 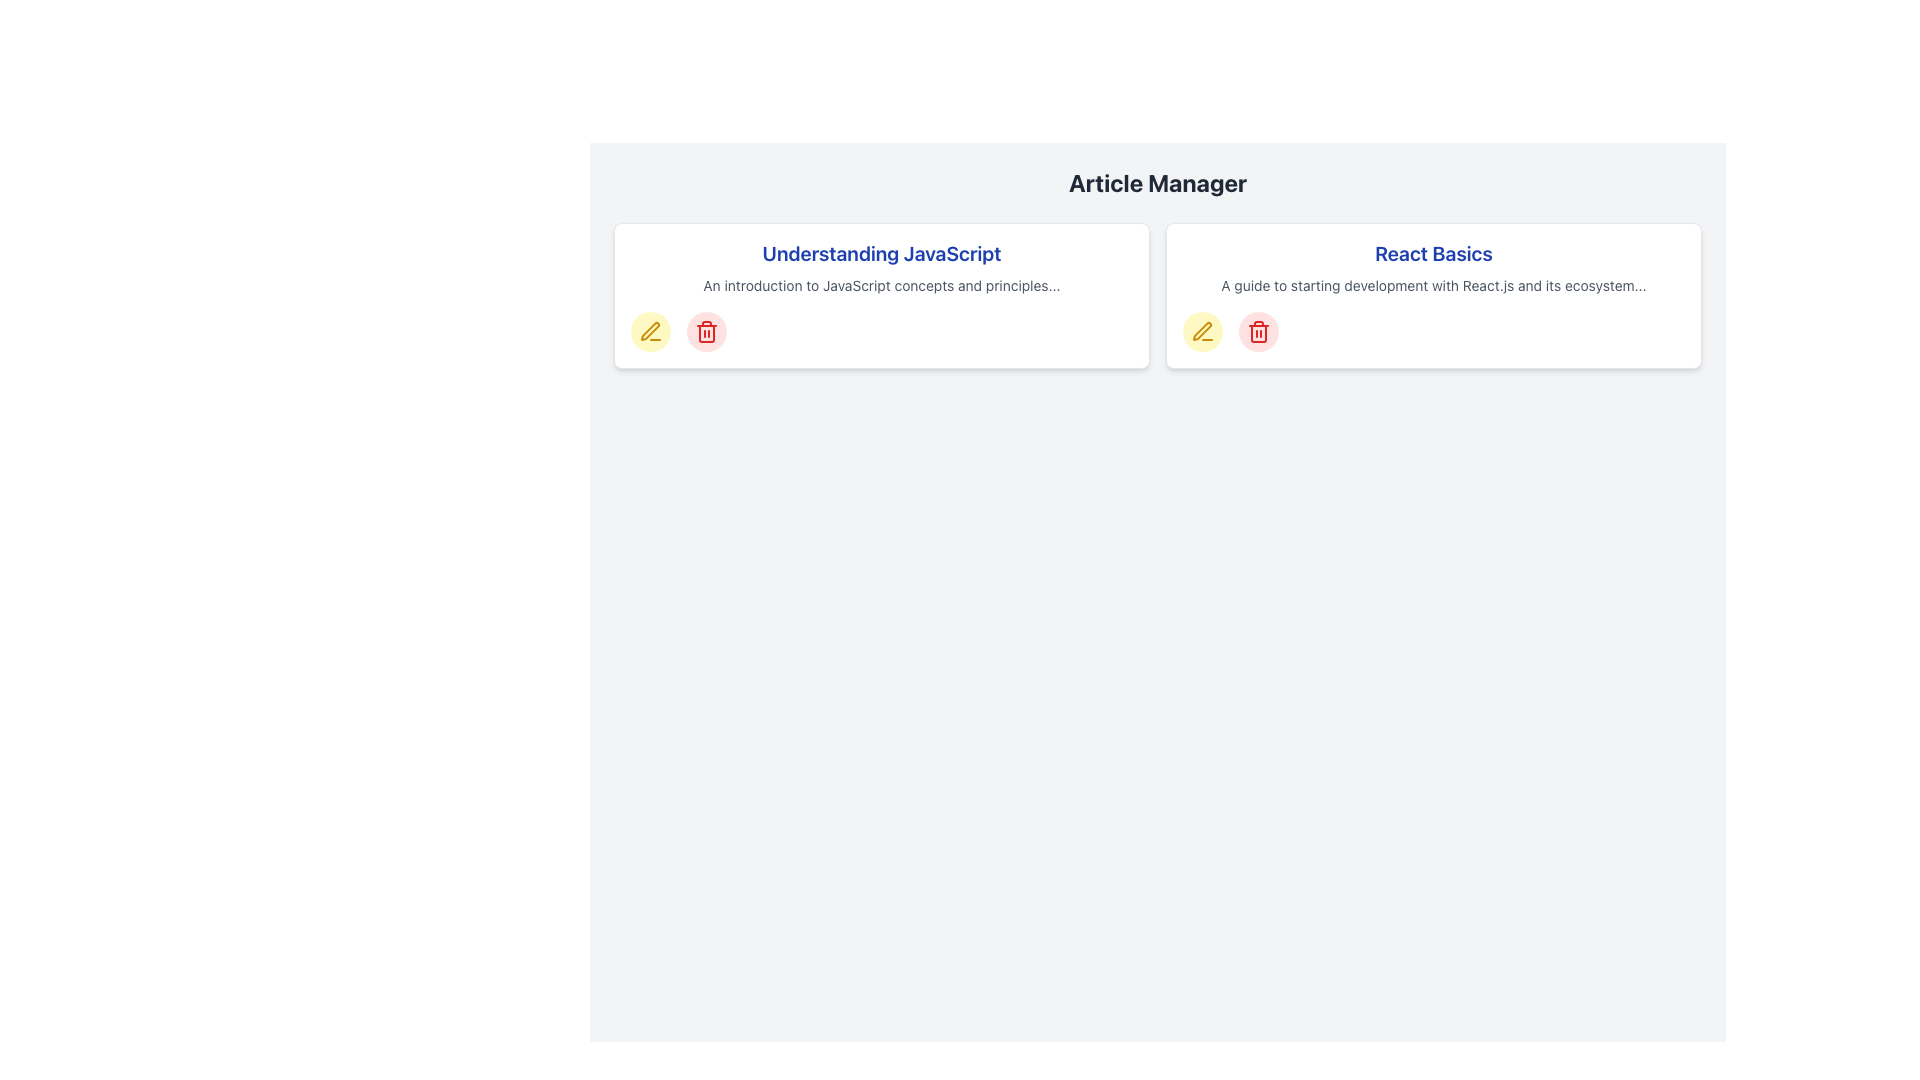 What do you see at coordinates (650, 330) in the screenshot?
I see `the edit icon located at the bottom-left of the card titled 'Understanding JavaScript' to modify the card's content` at bounding box center [650, 330].